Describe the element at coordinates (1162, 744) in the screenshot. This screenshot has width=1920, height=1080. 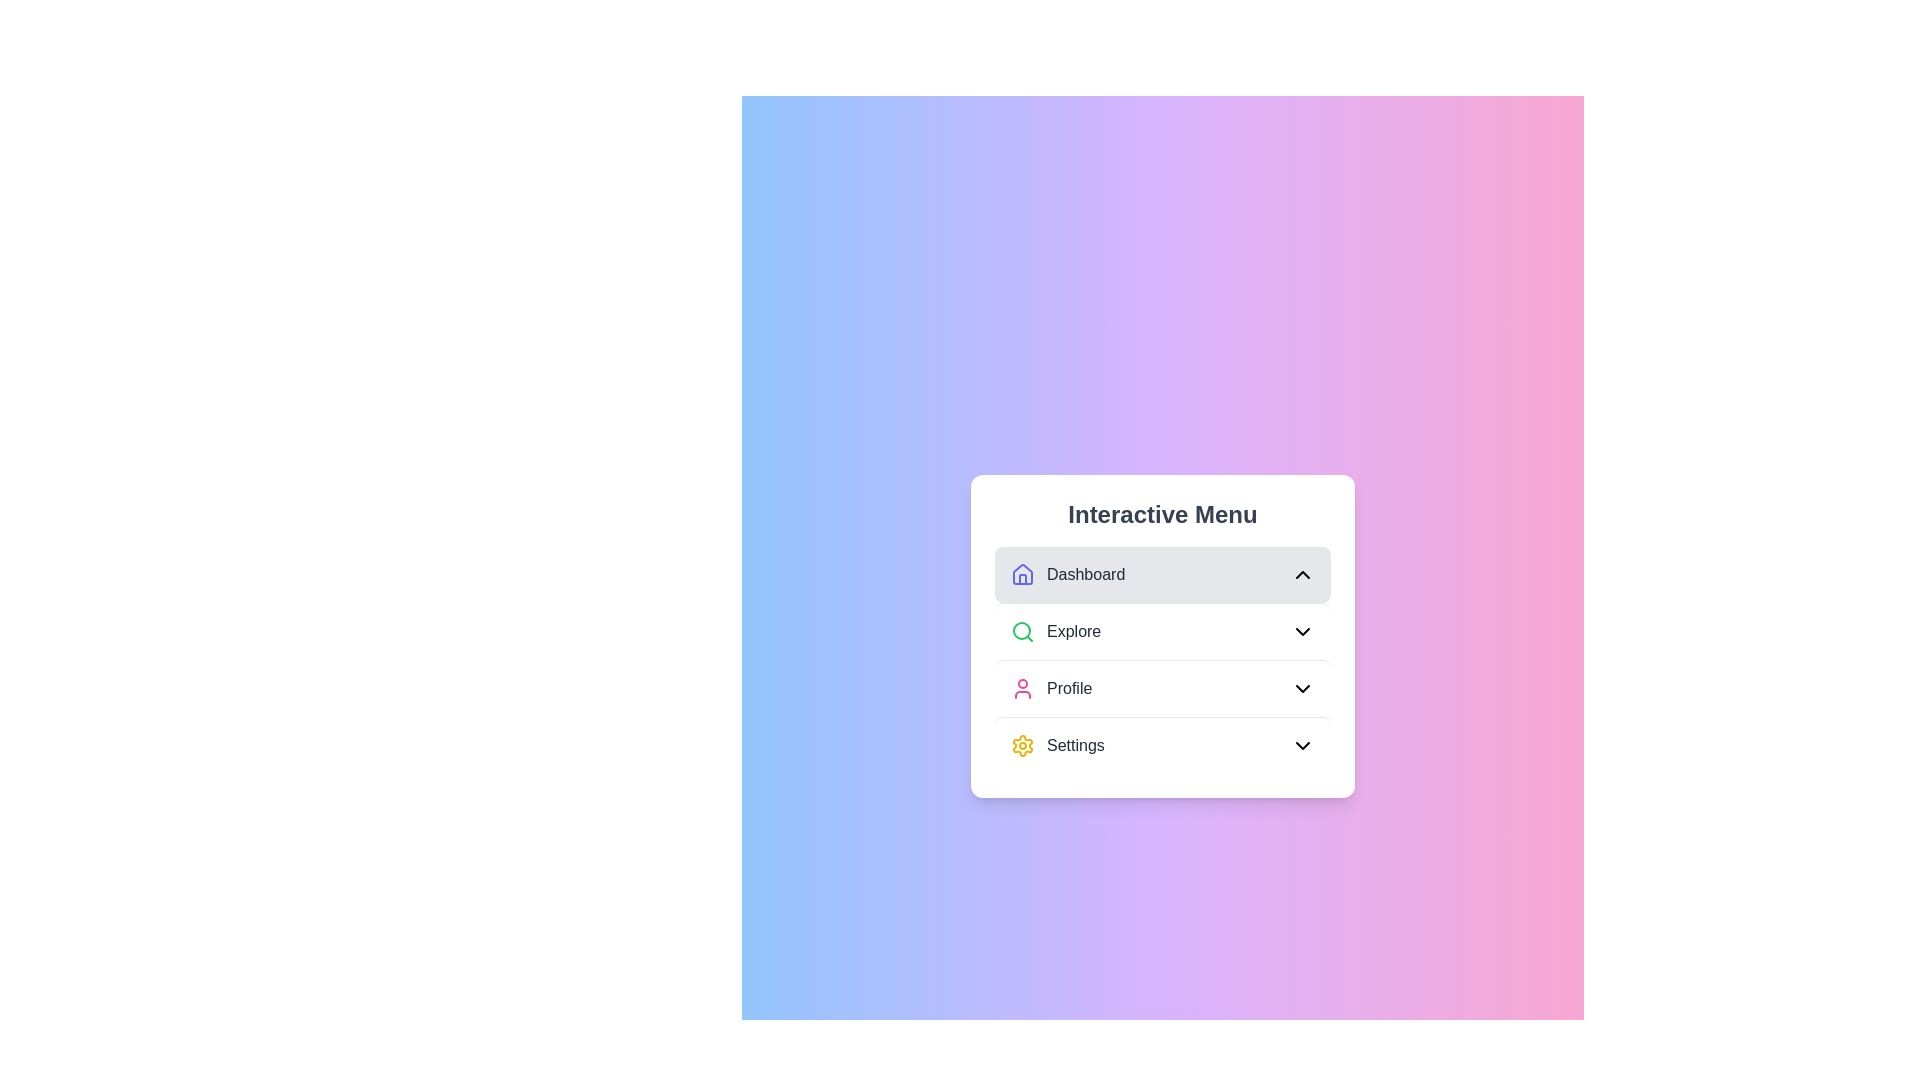
I see `the menu item Settings to activate it` at that location.